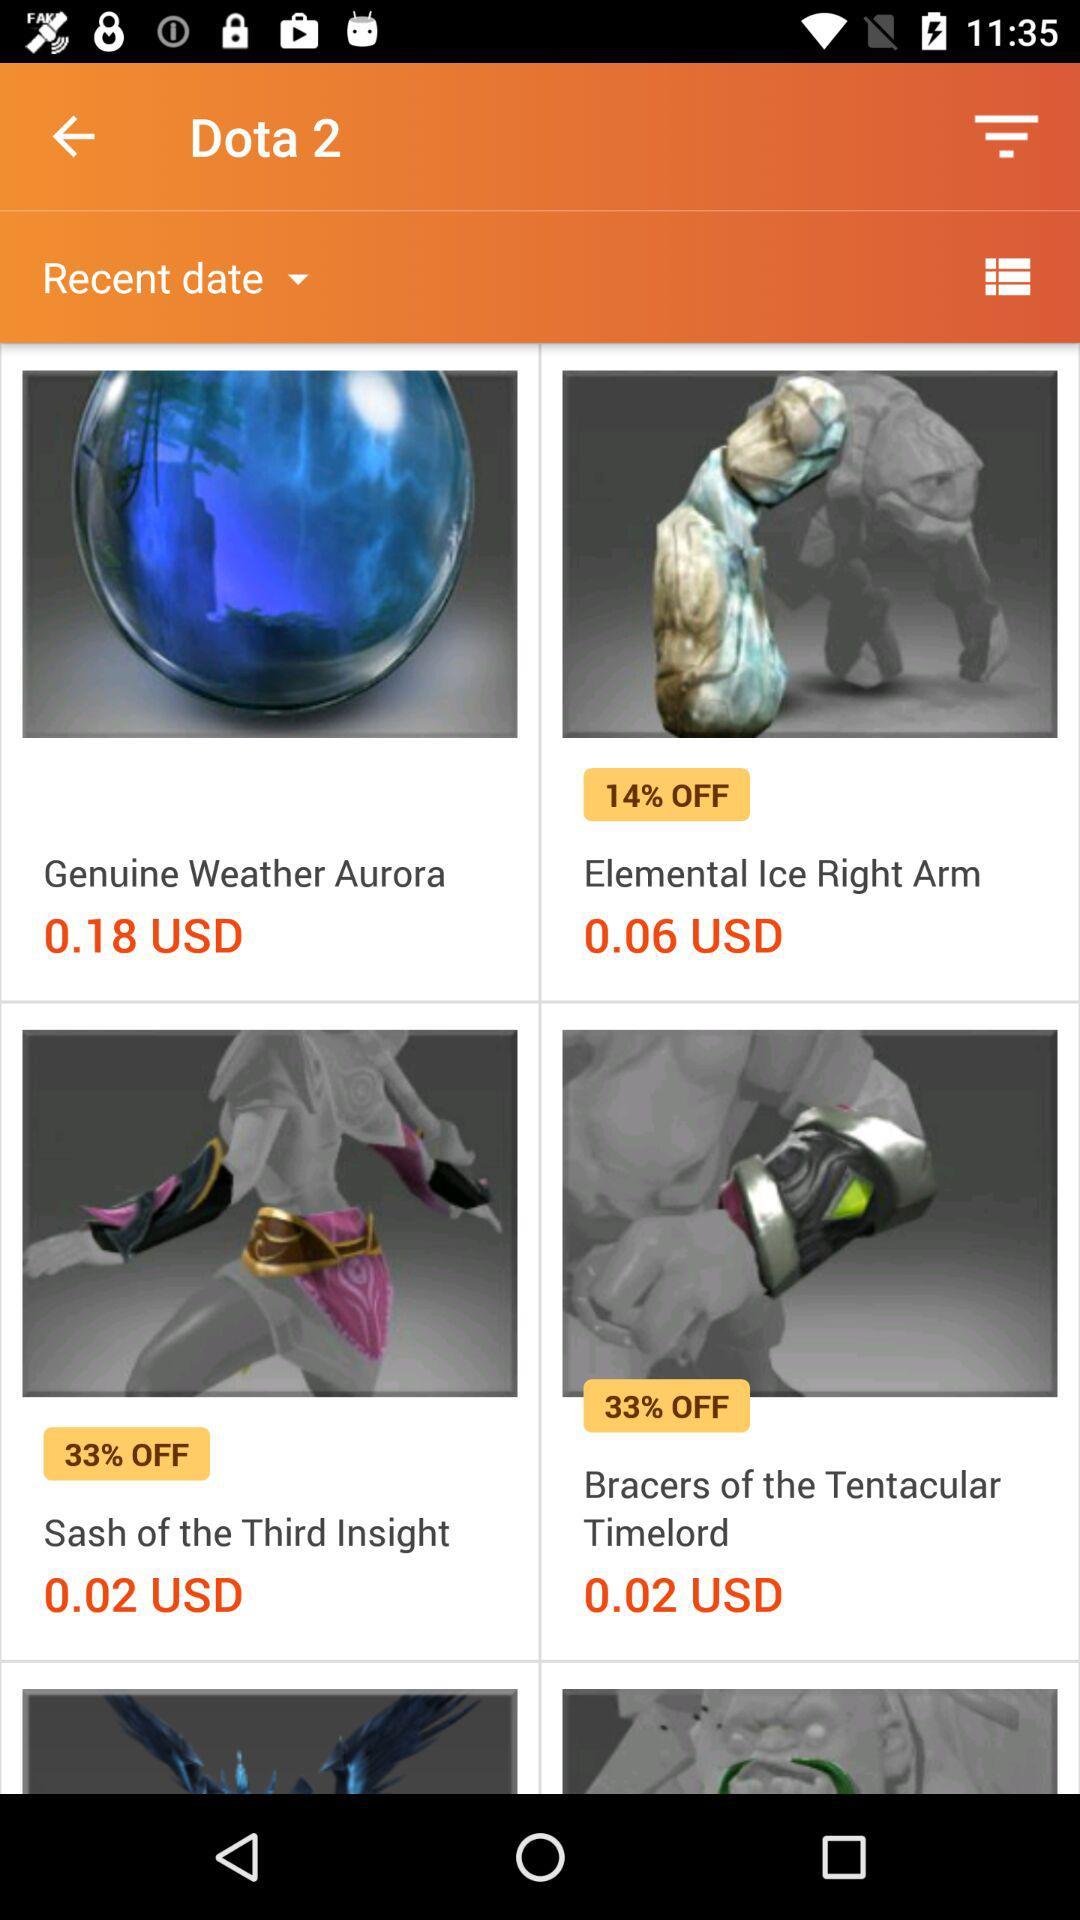 This screenshot has height=1920, width=1080. I want to click on categories, so click(1006, 275).